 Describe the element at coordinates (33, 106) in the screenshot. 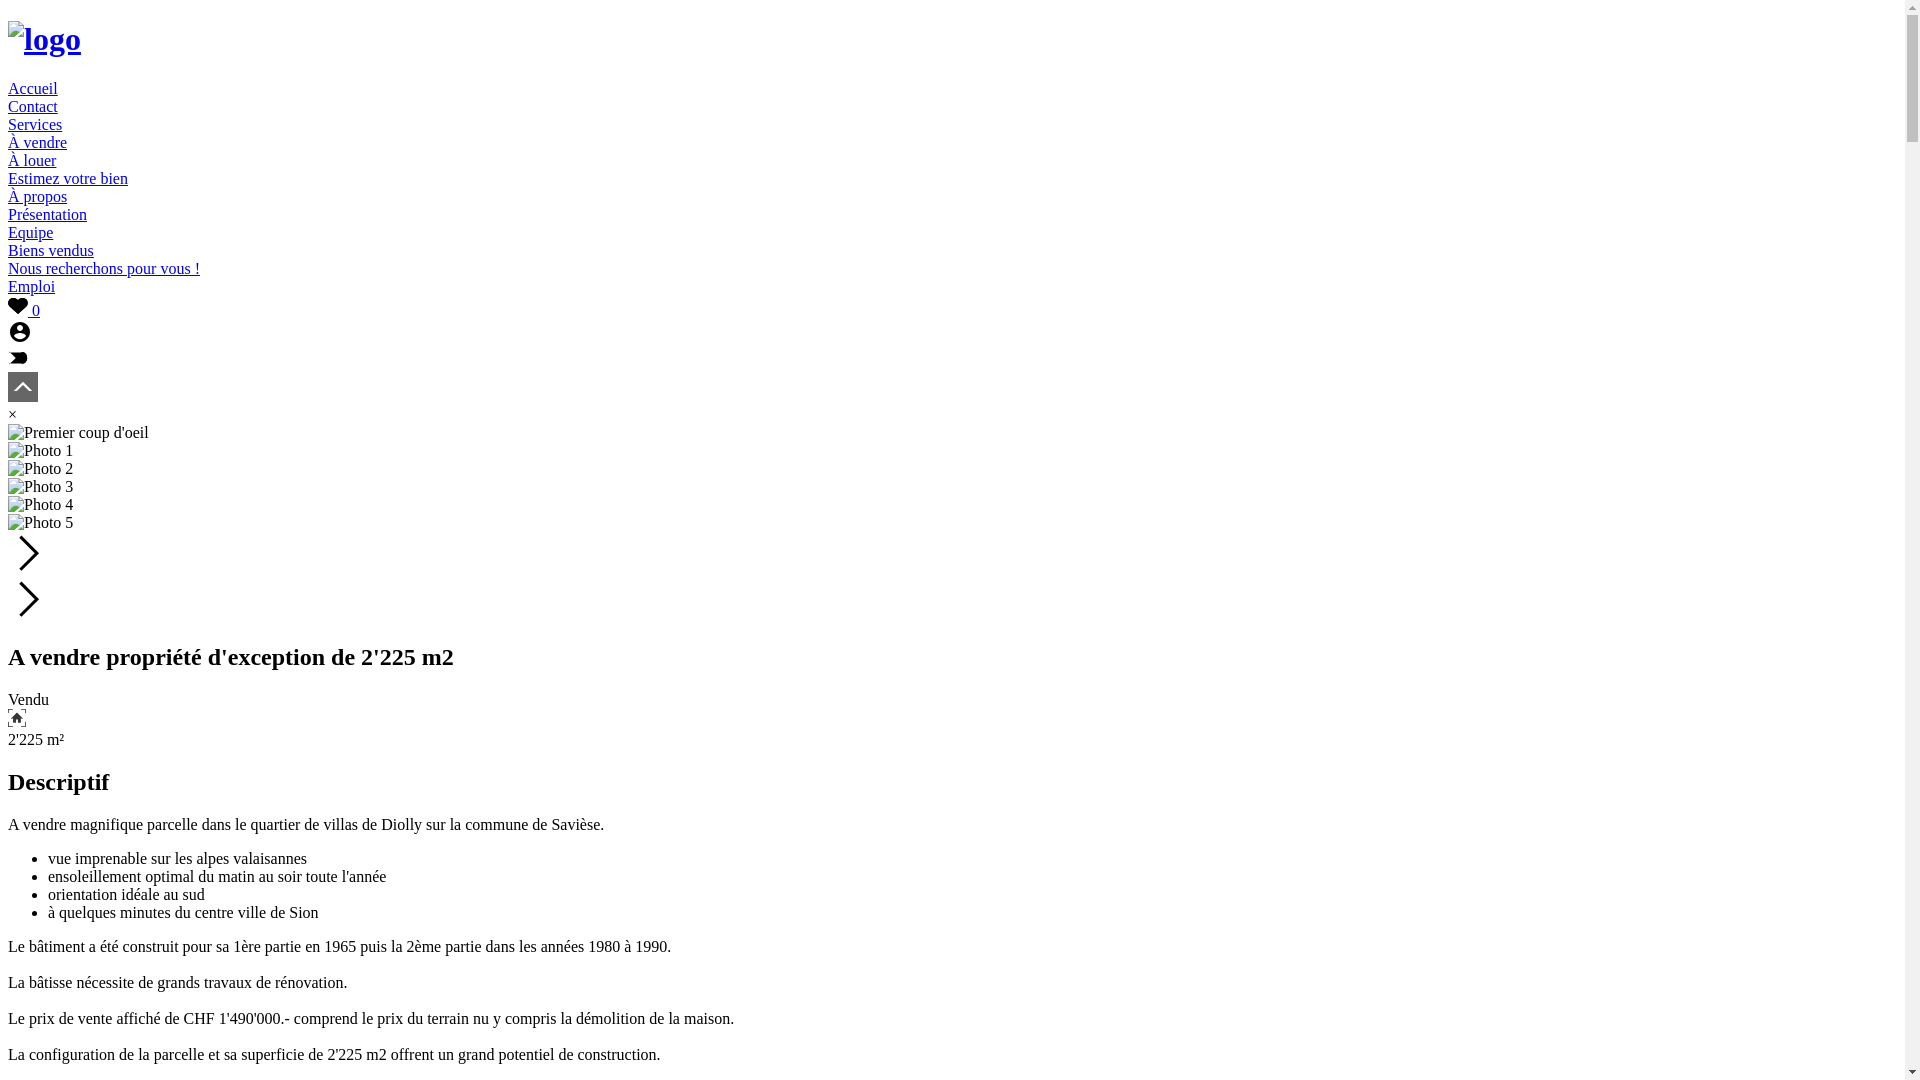

I see `'Contact'` at that location.